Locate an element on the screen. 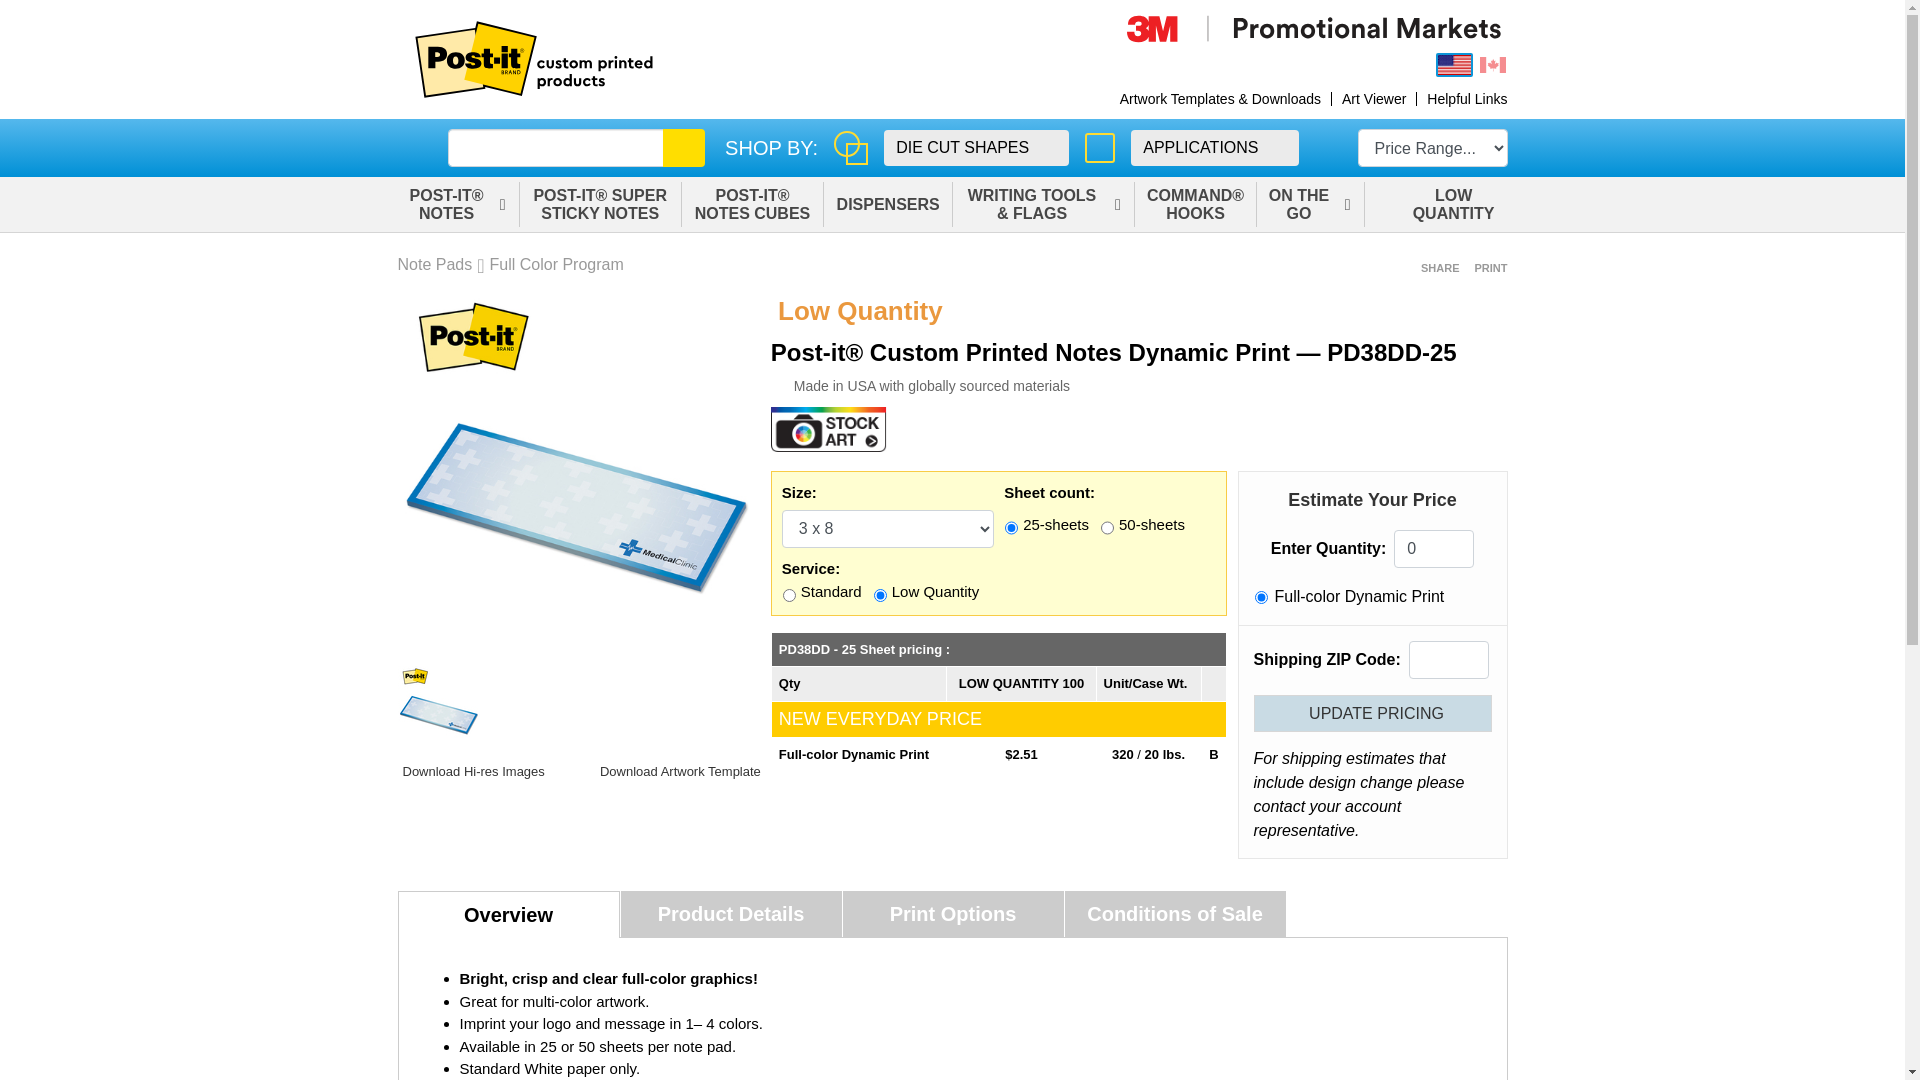 Image resolution: width=1920 pixels, height=1080 pixels. 'ON THE is located at coordinates (1310, 204).